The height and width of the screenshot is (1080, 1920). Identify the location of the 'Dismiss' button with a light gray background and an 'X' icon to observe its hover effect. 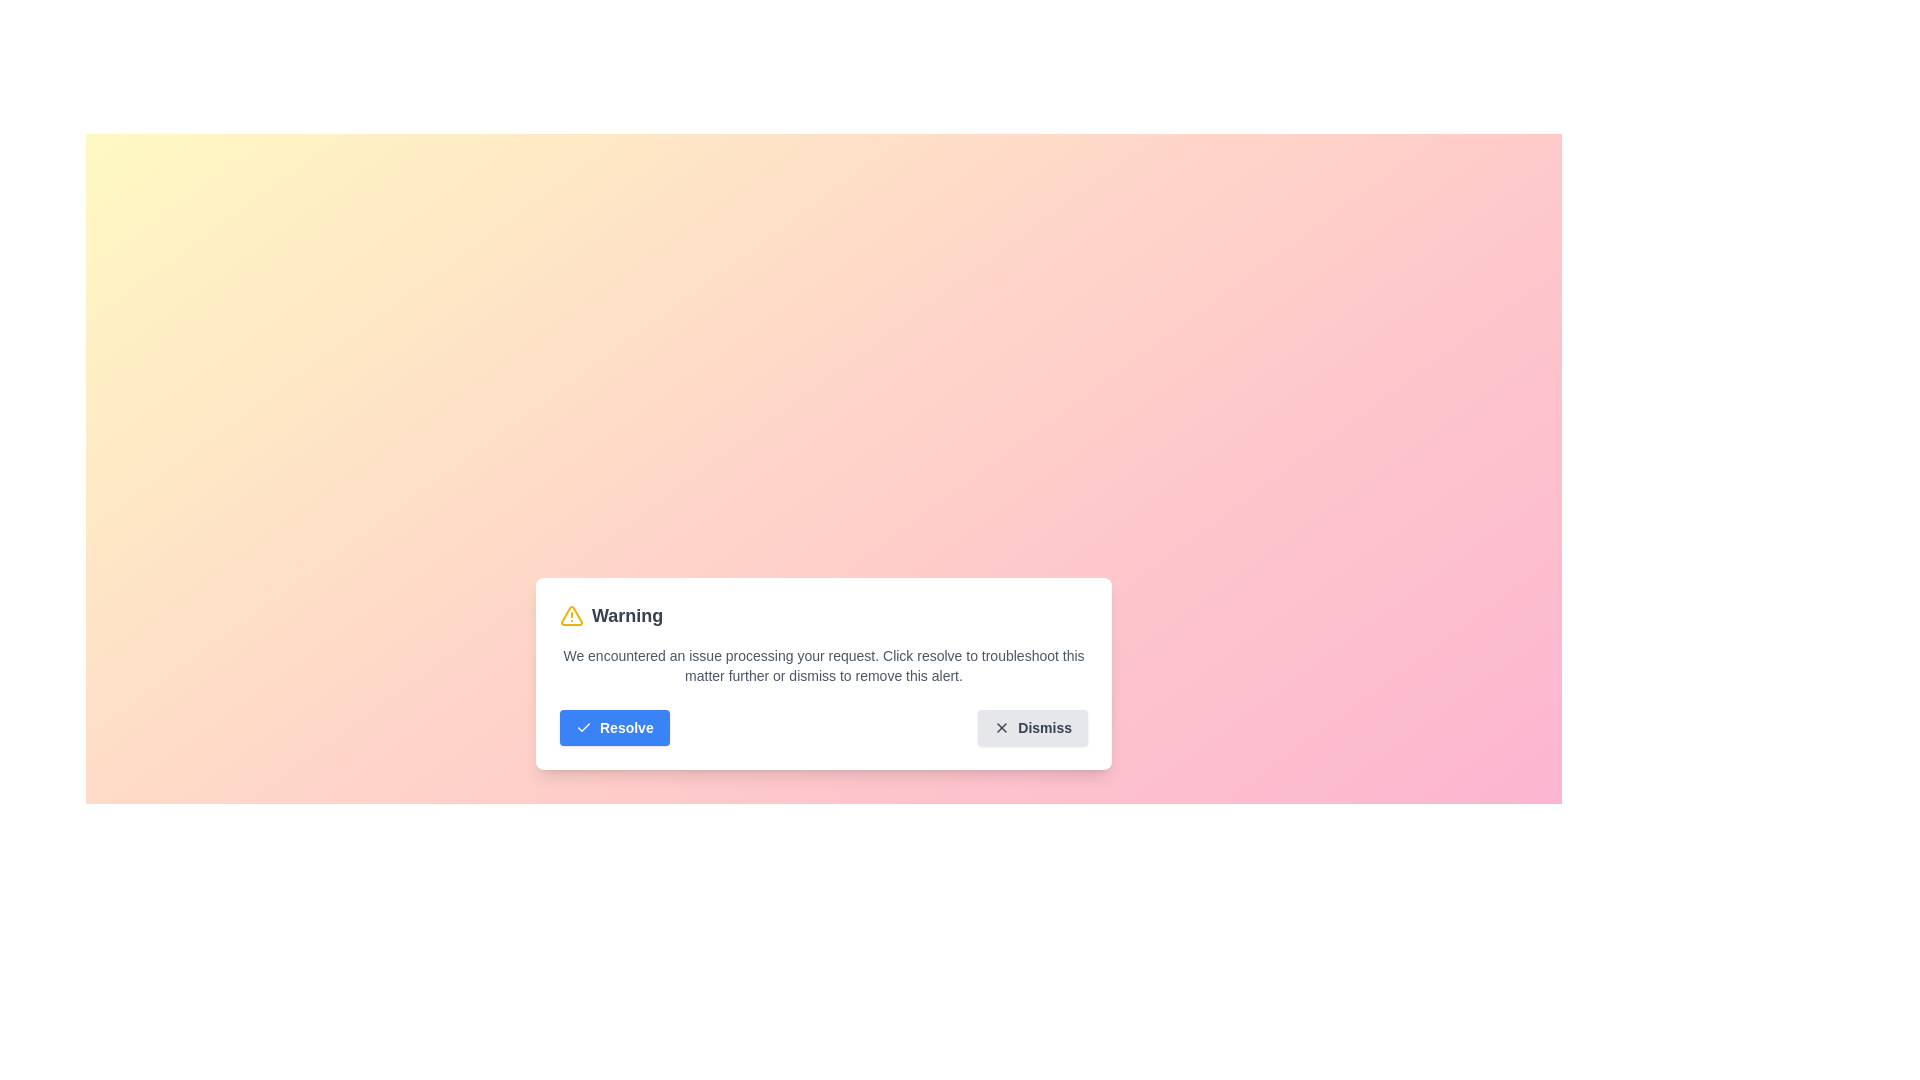
(1033, 728).